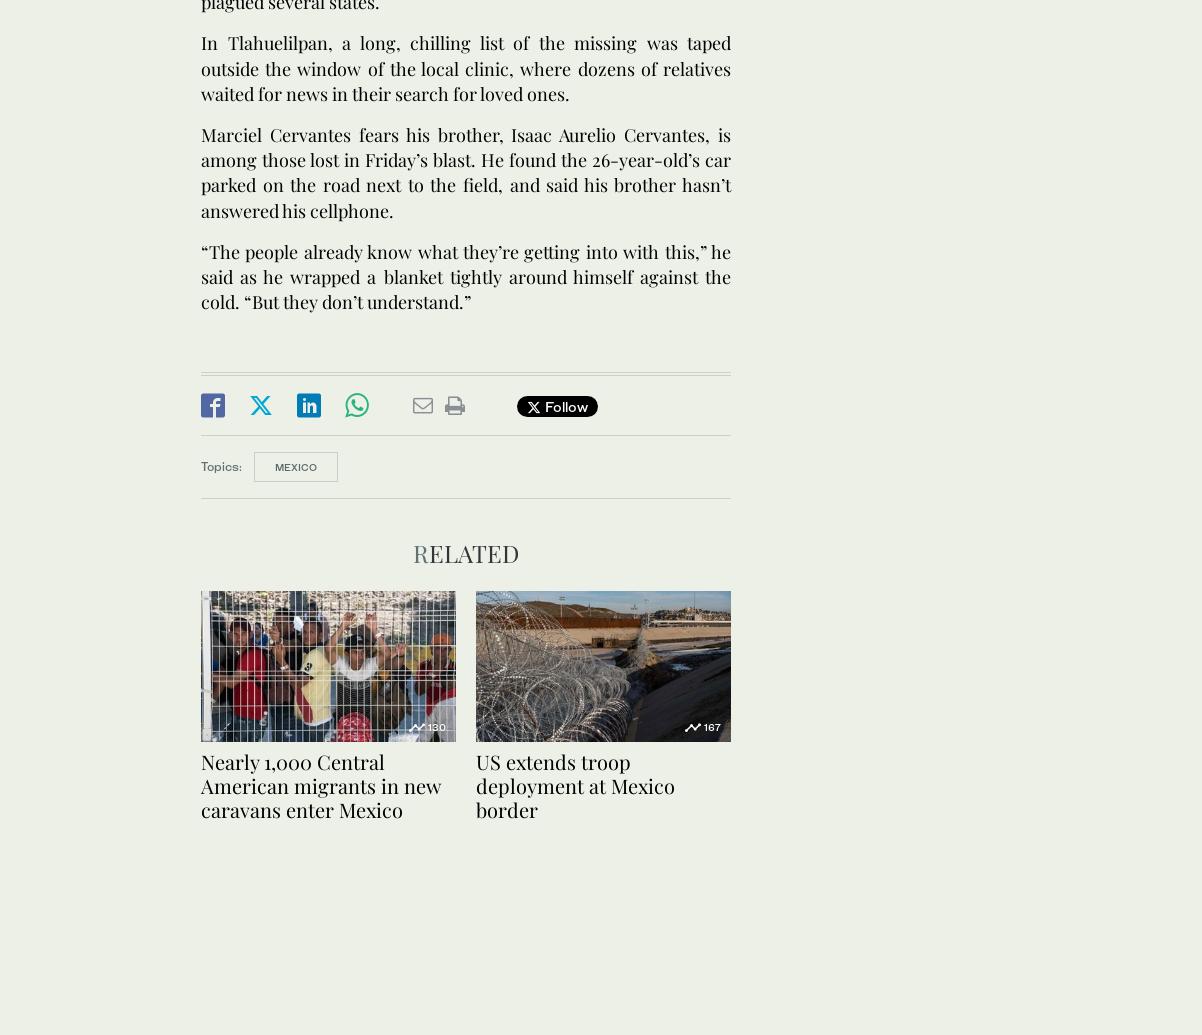  Describe the element at coordinates (574, 783) in the screenshot. I see `'US extends troop deployment at Mexico border'` at that location.